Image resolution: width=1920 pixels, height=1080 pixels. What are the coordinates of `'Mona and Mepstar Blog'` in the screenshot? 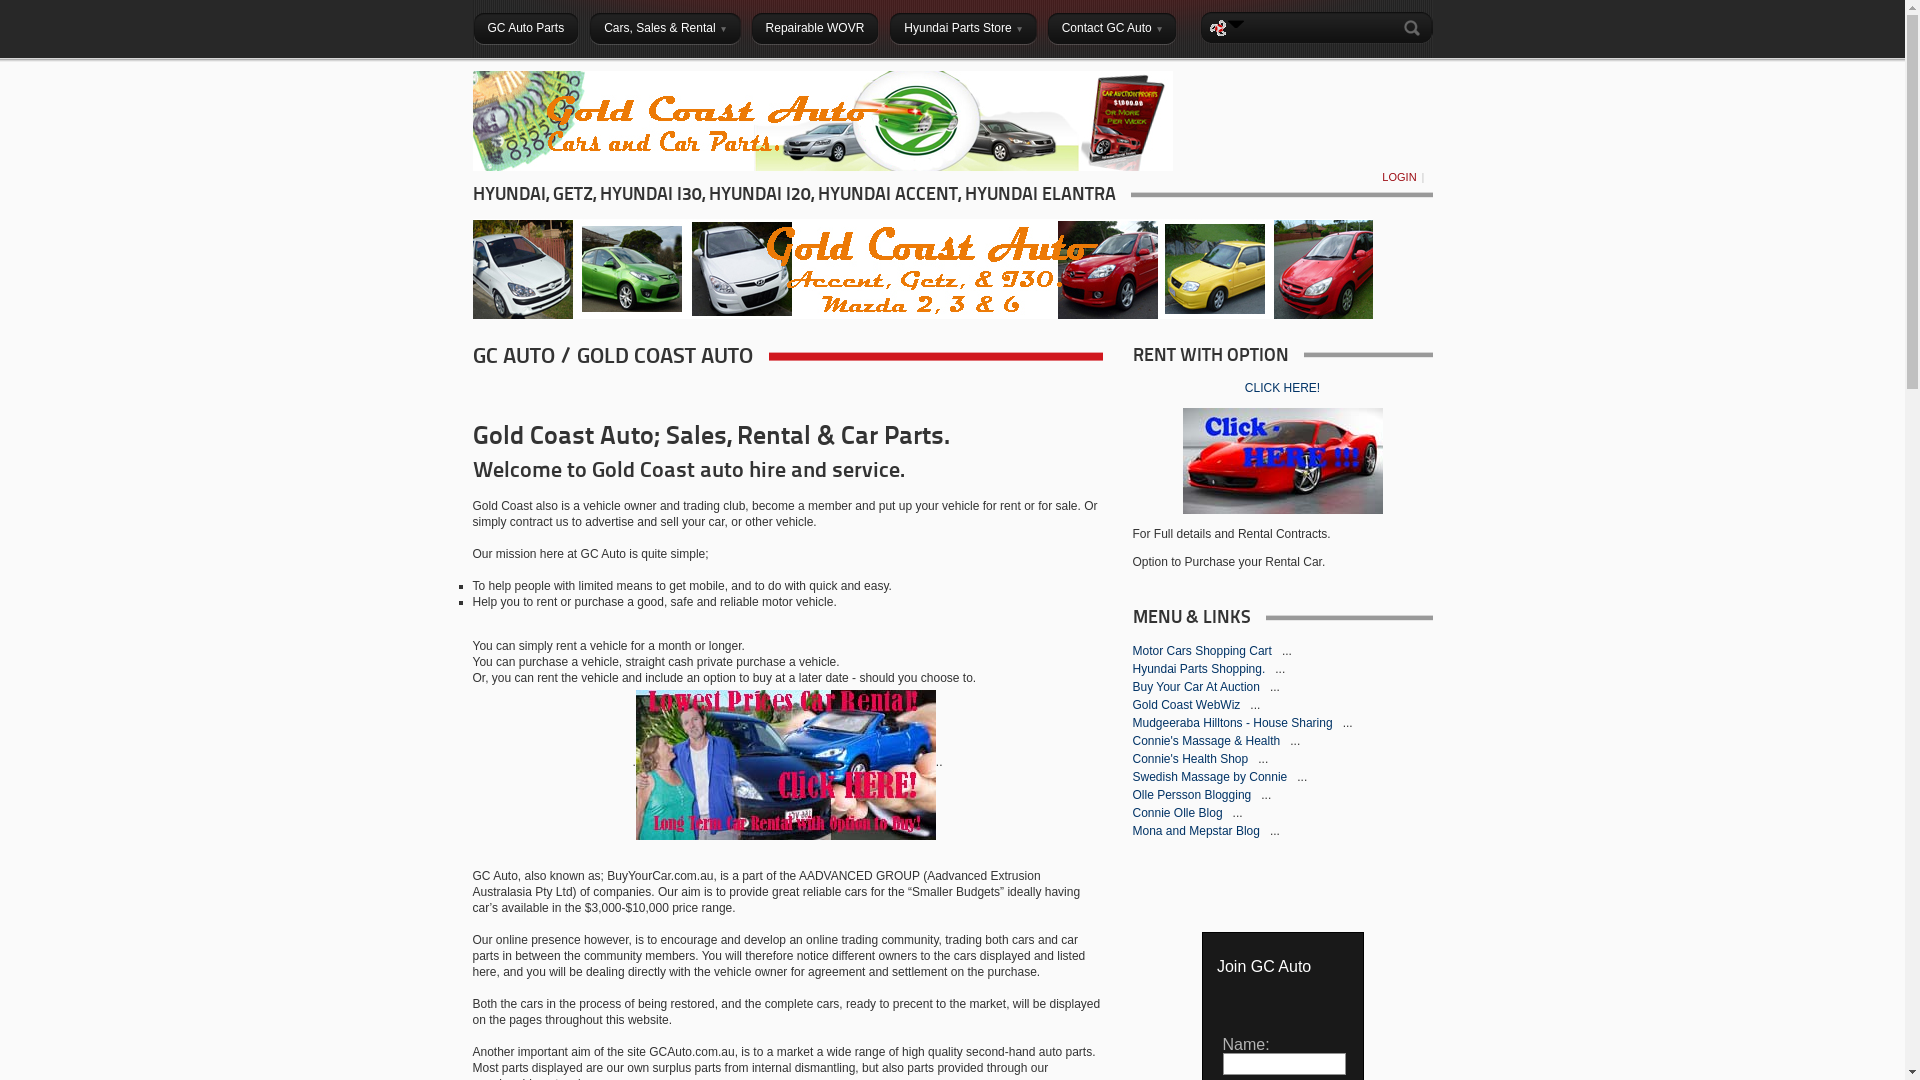 It's located at (1197, 830).